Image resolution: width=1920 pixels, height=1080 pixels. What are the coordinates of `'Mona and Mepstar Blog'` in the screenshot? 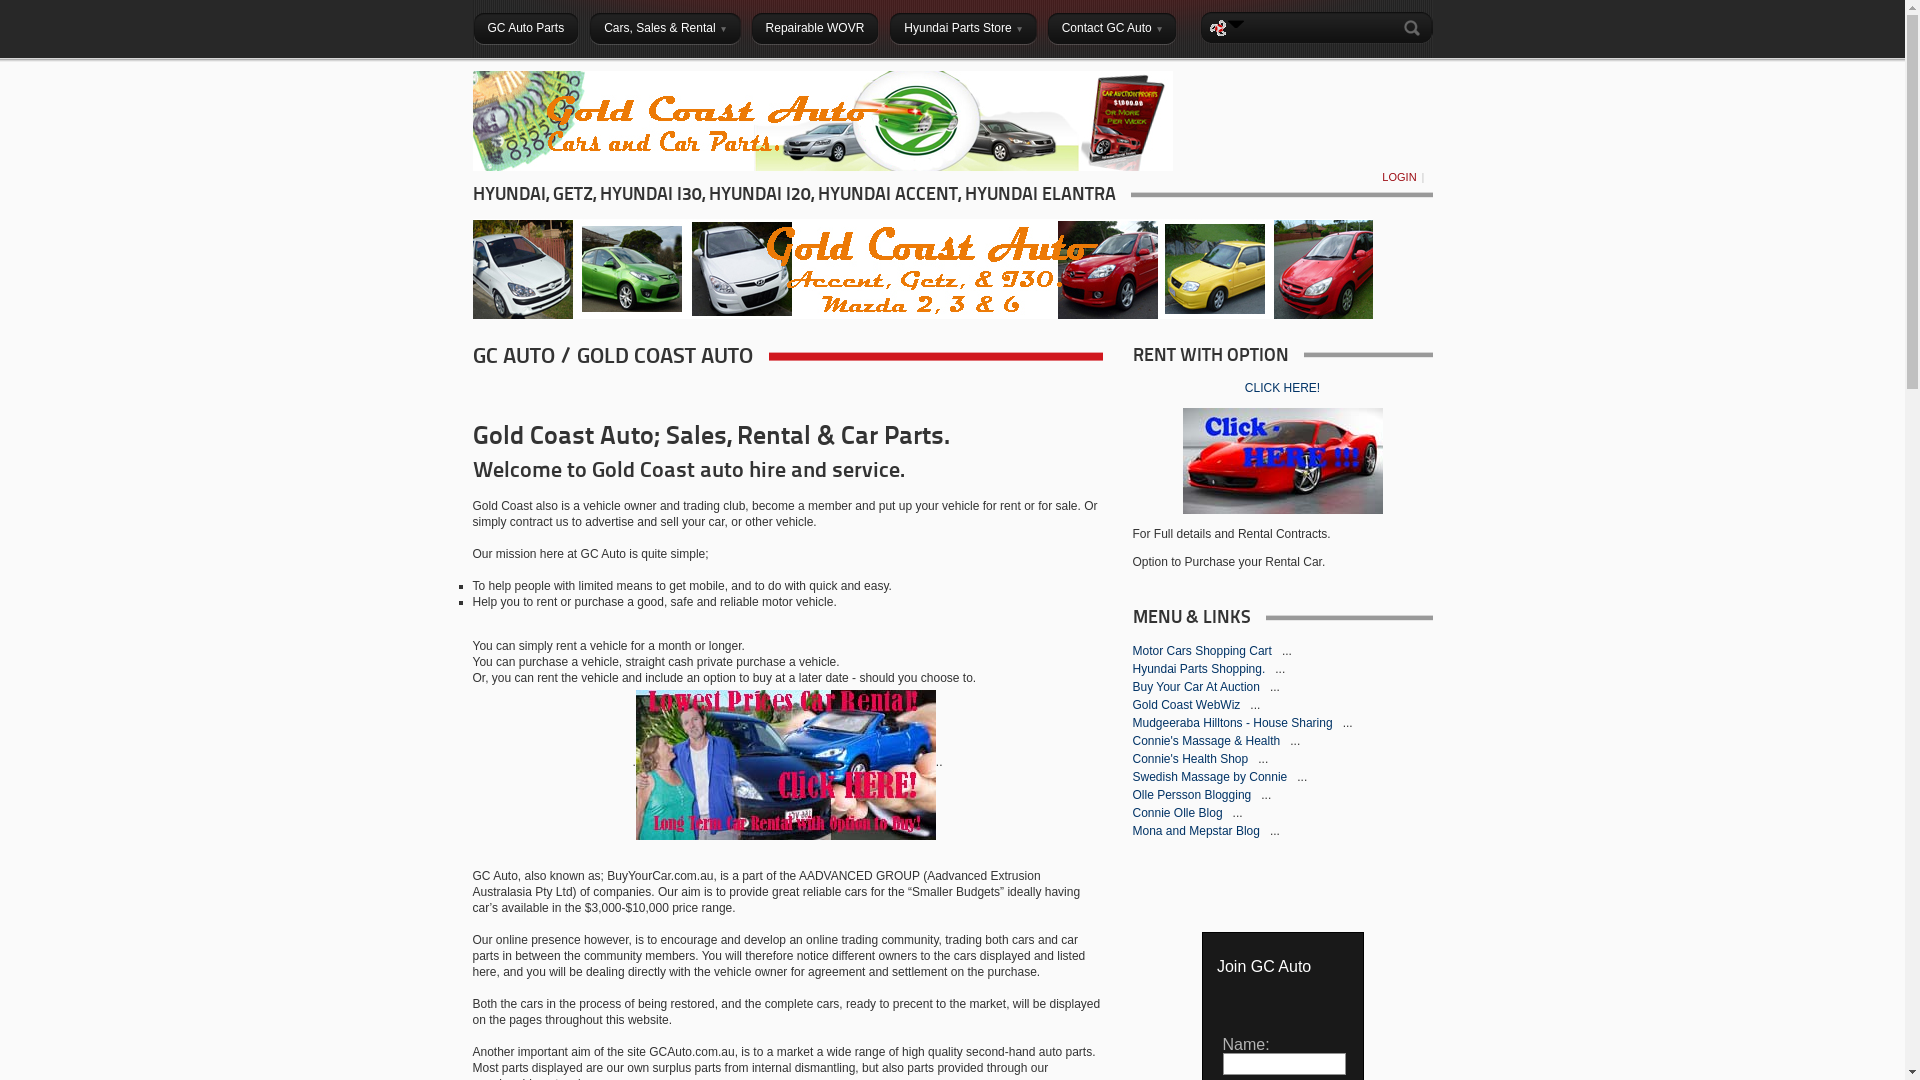 It's located at (1197, 830).